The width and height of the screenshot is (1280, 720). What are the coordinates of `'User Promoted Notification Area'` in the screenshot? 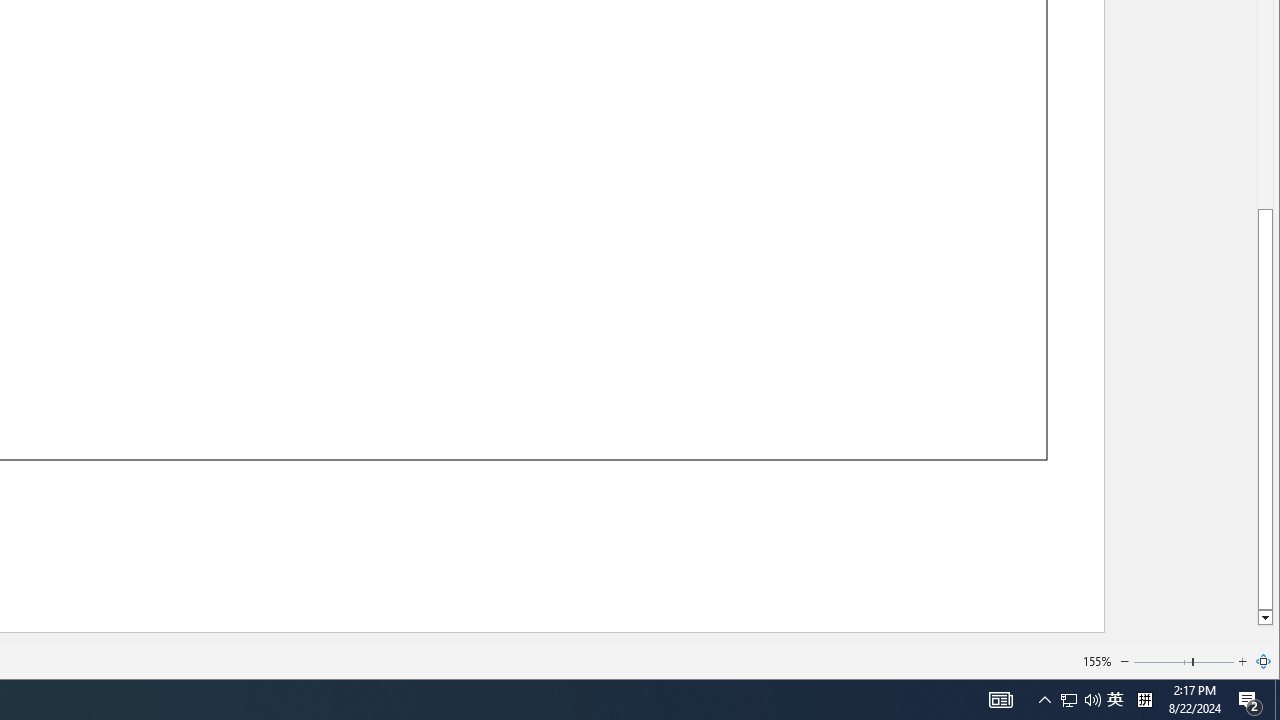 It's located at (1079, 698).